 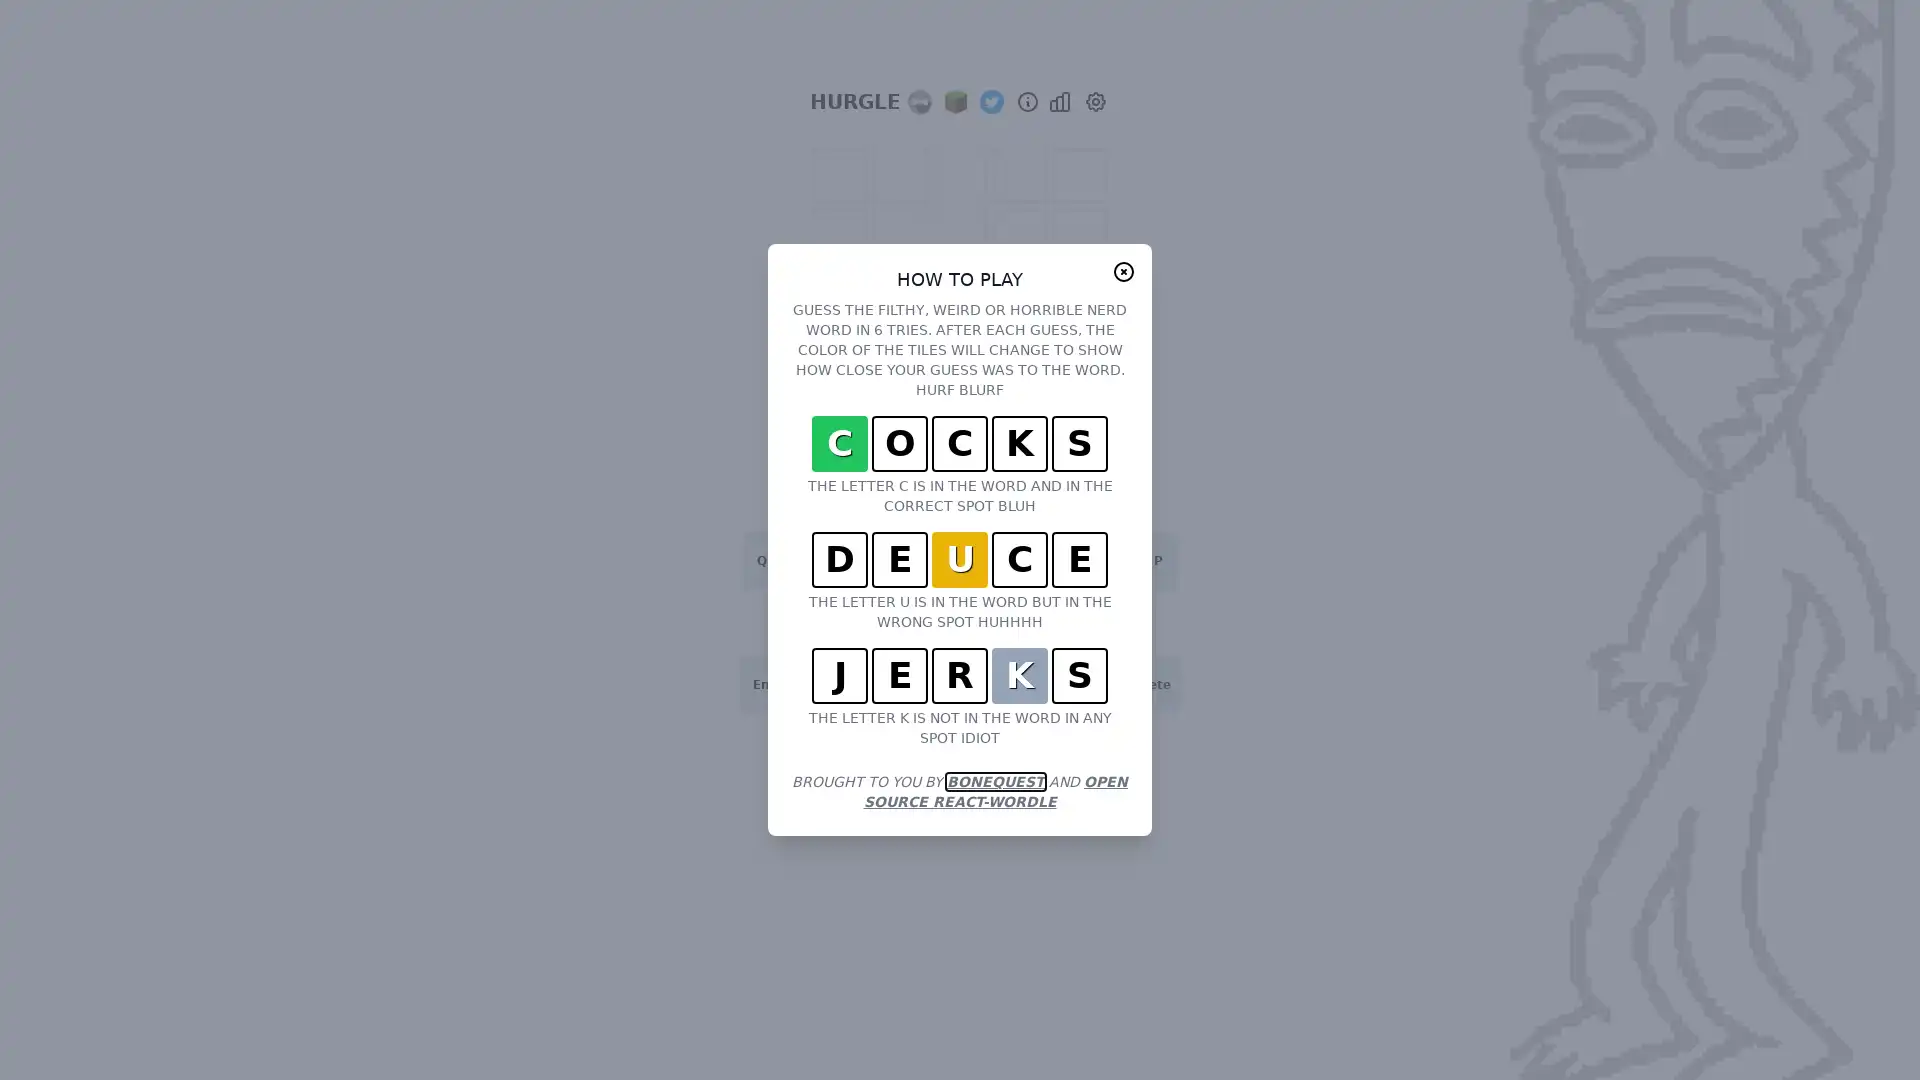 What do you see at coordinates (915, 622) in the screenshot?
I see `F` at bounding box center [915, 622].